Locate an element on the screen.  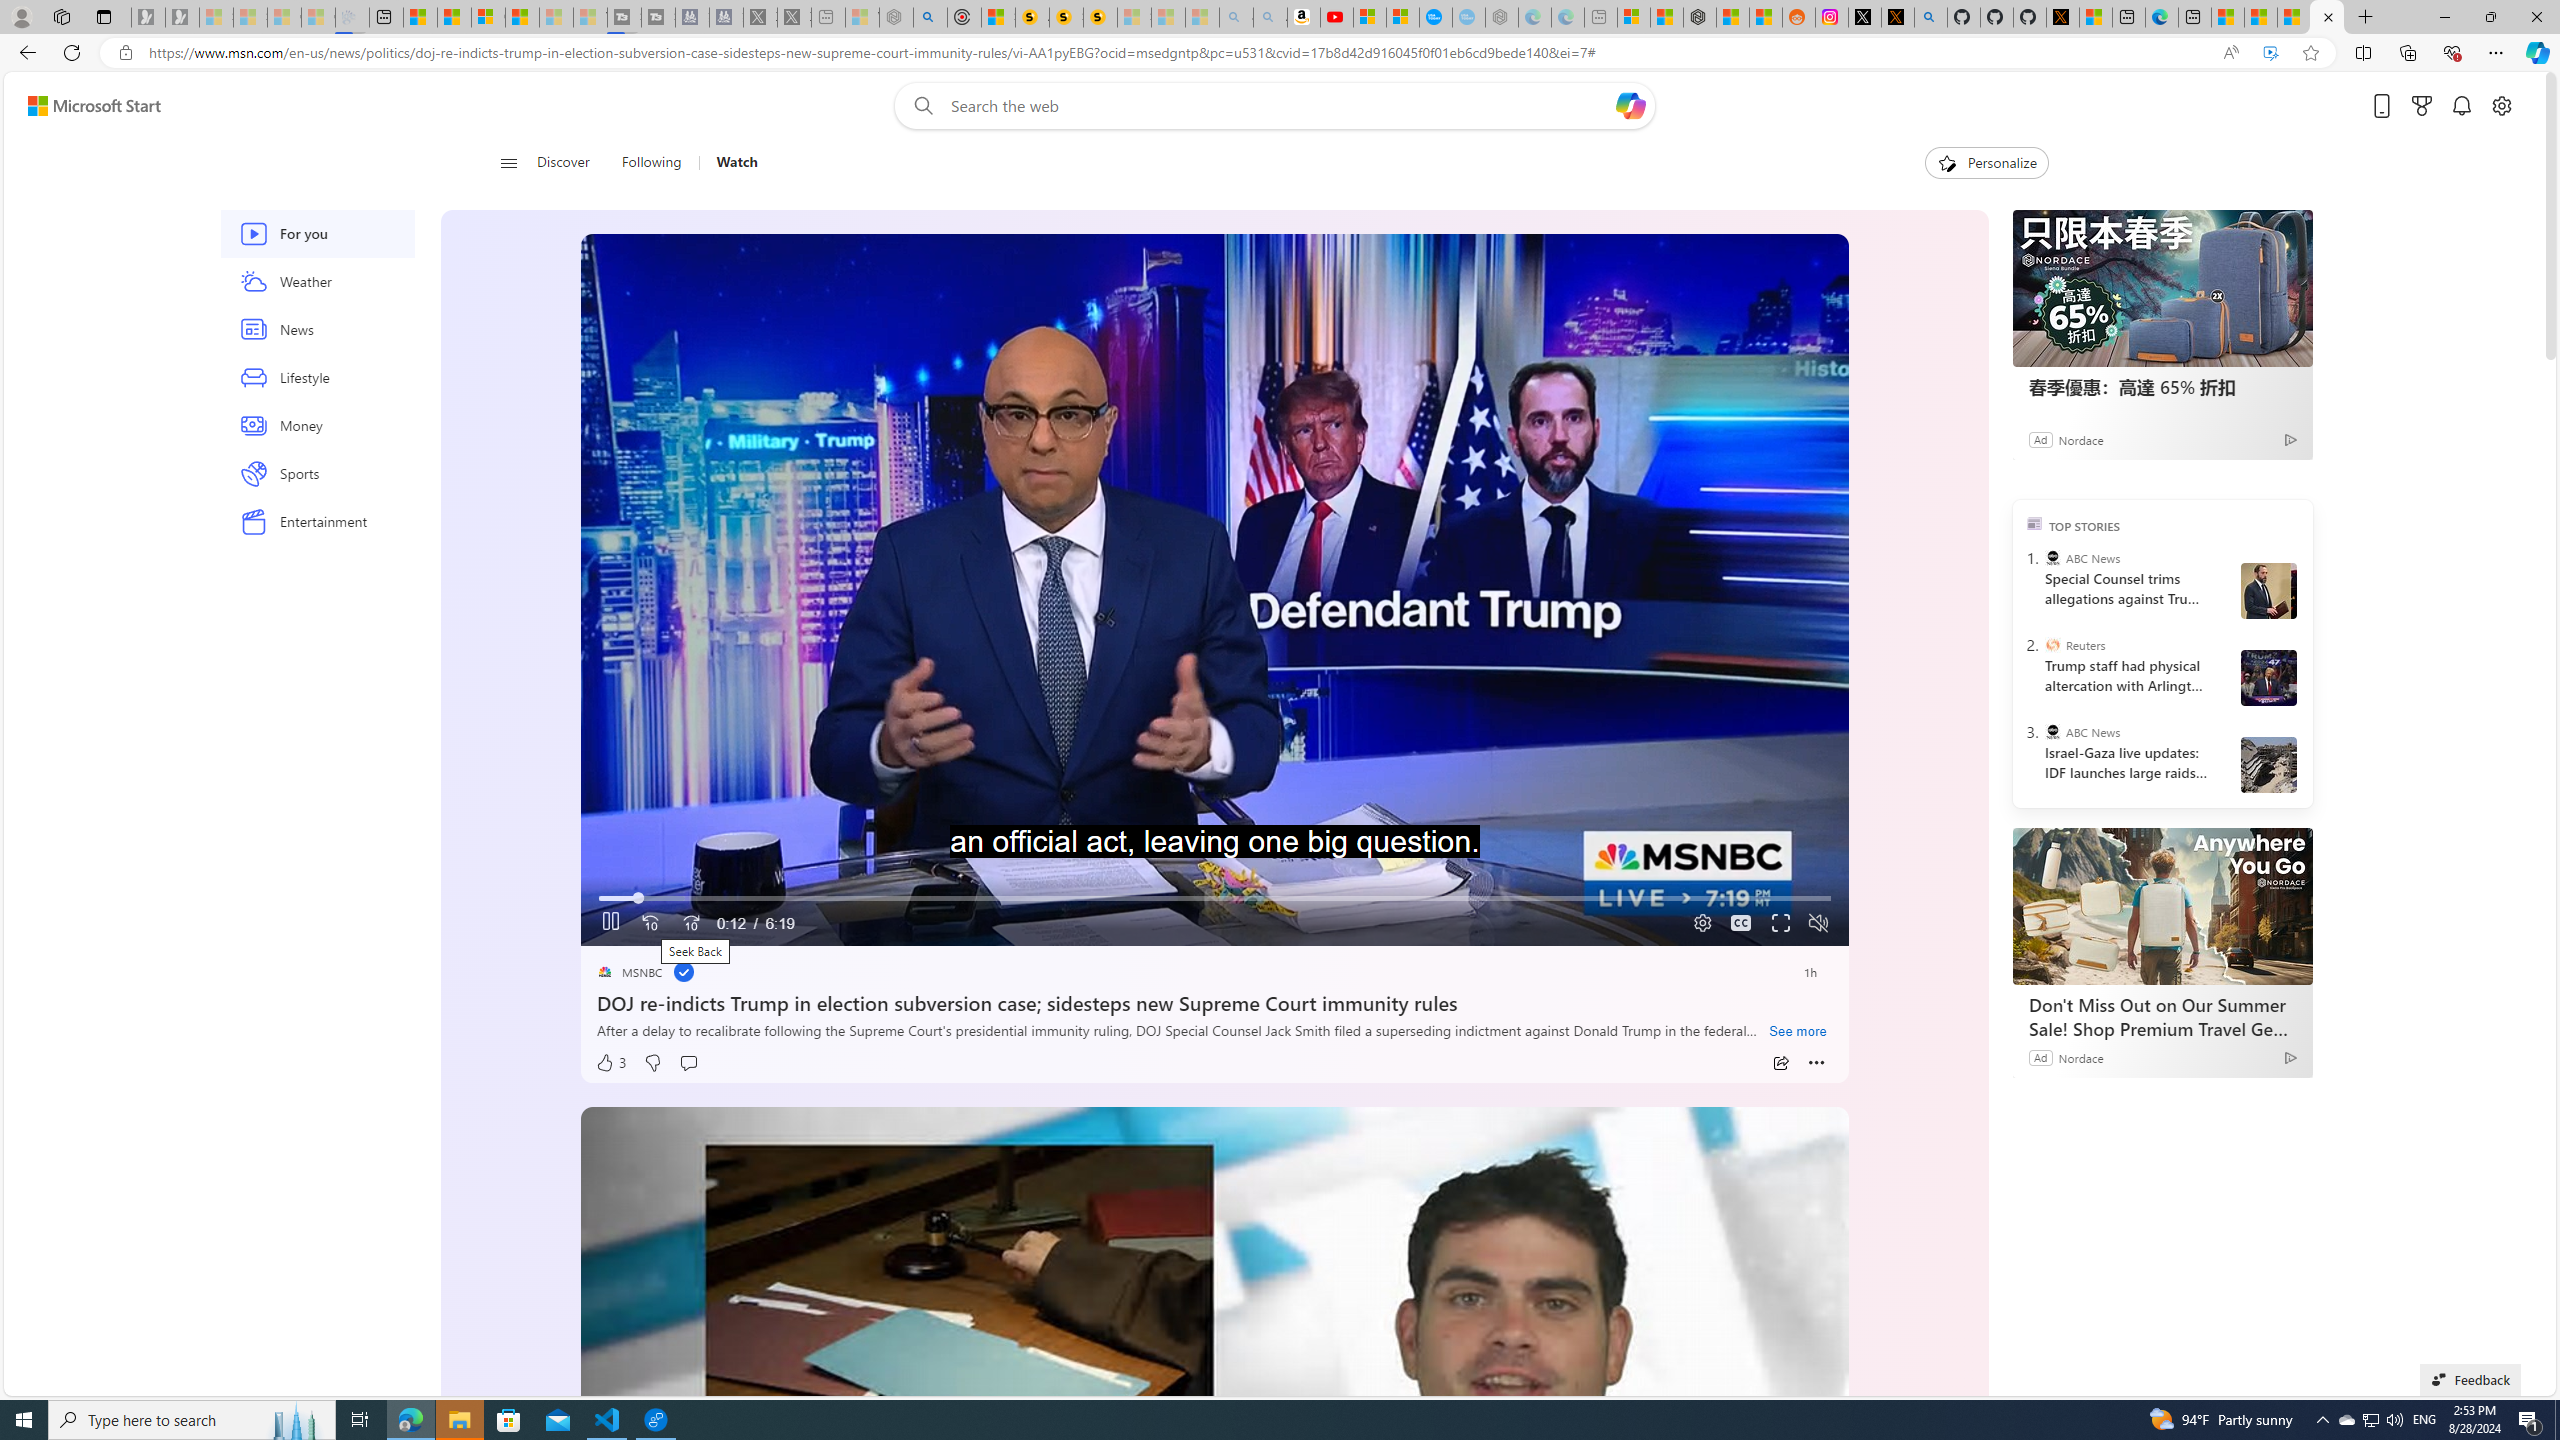
'More' is located at coordinates (1817, 1062).